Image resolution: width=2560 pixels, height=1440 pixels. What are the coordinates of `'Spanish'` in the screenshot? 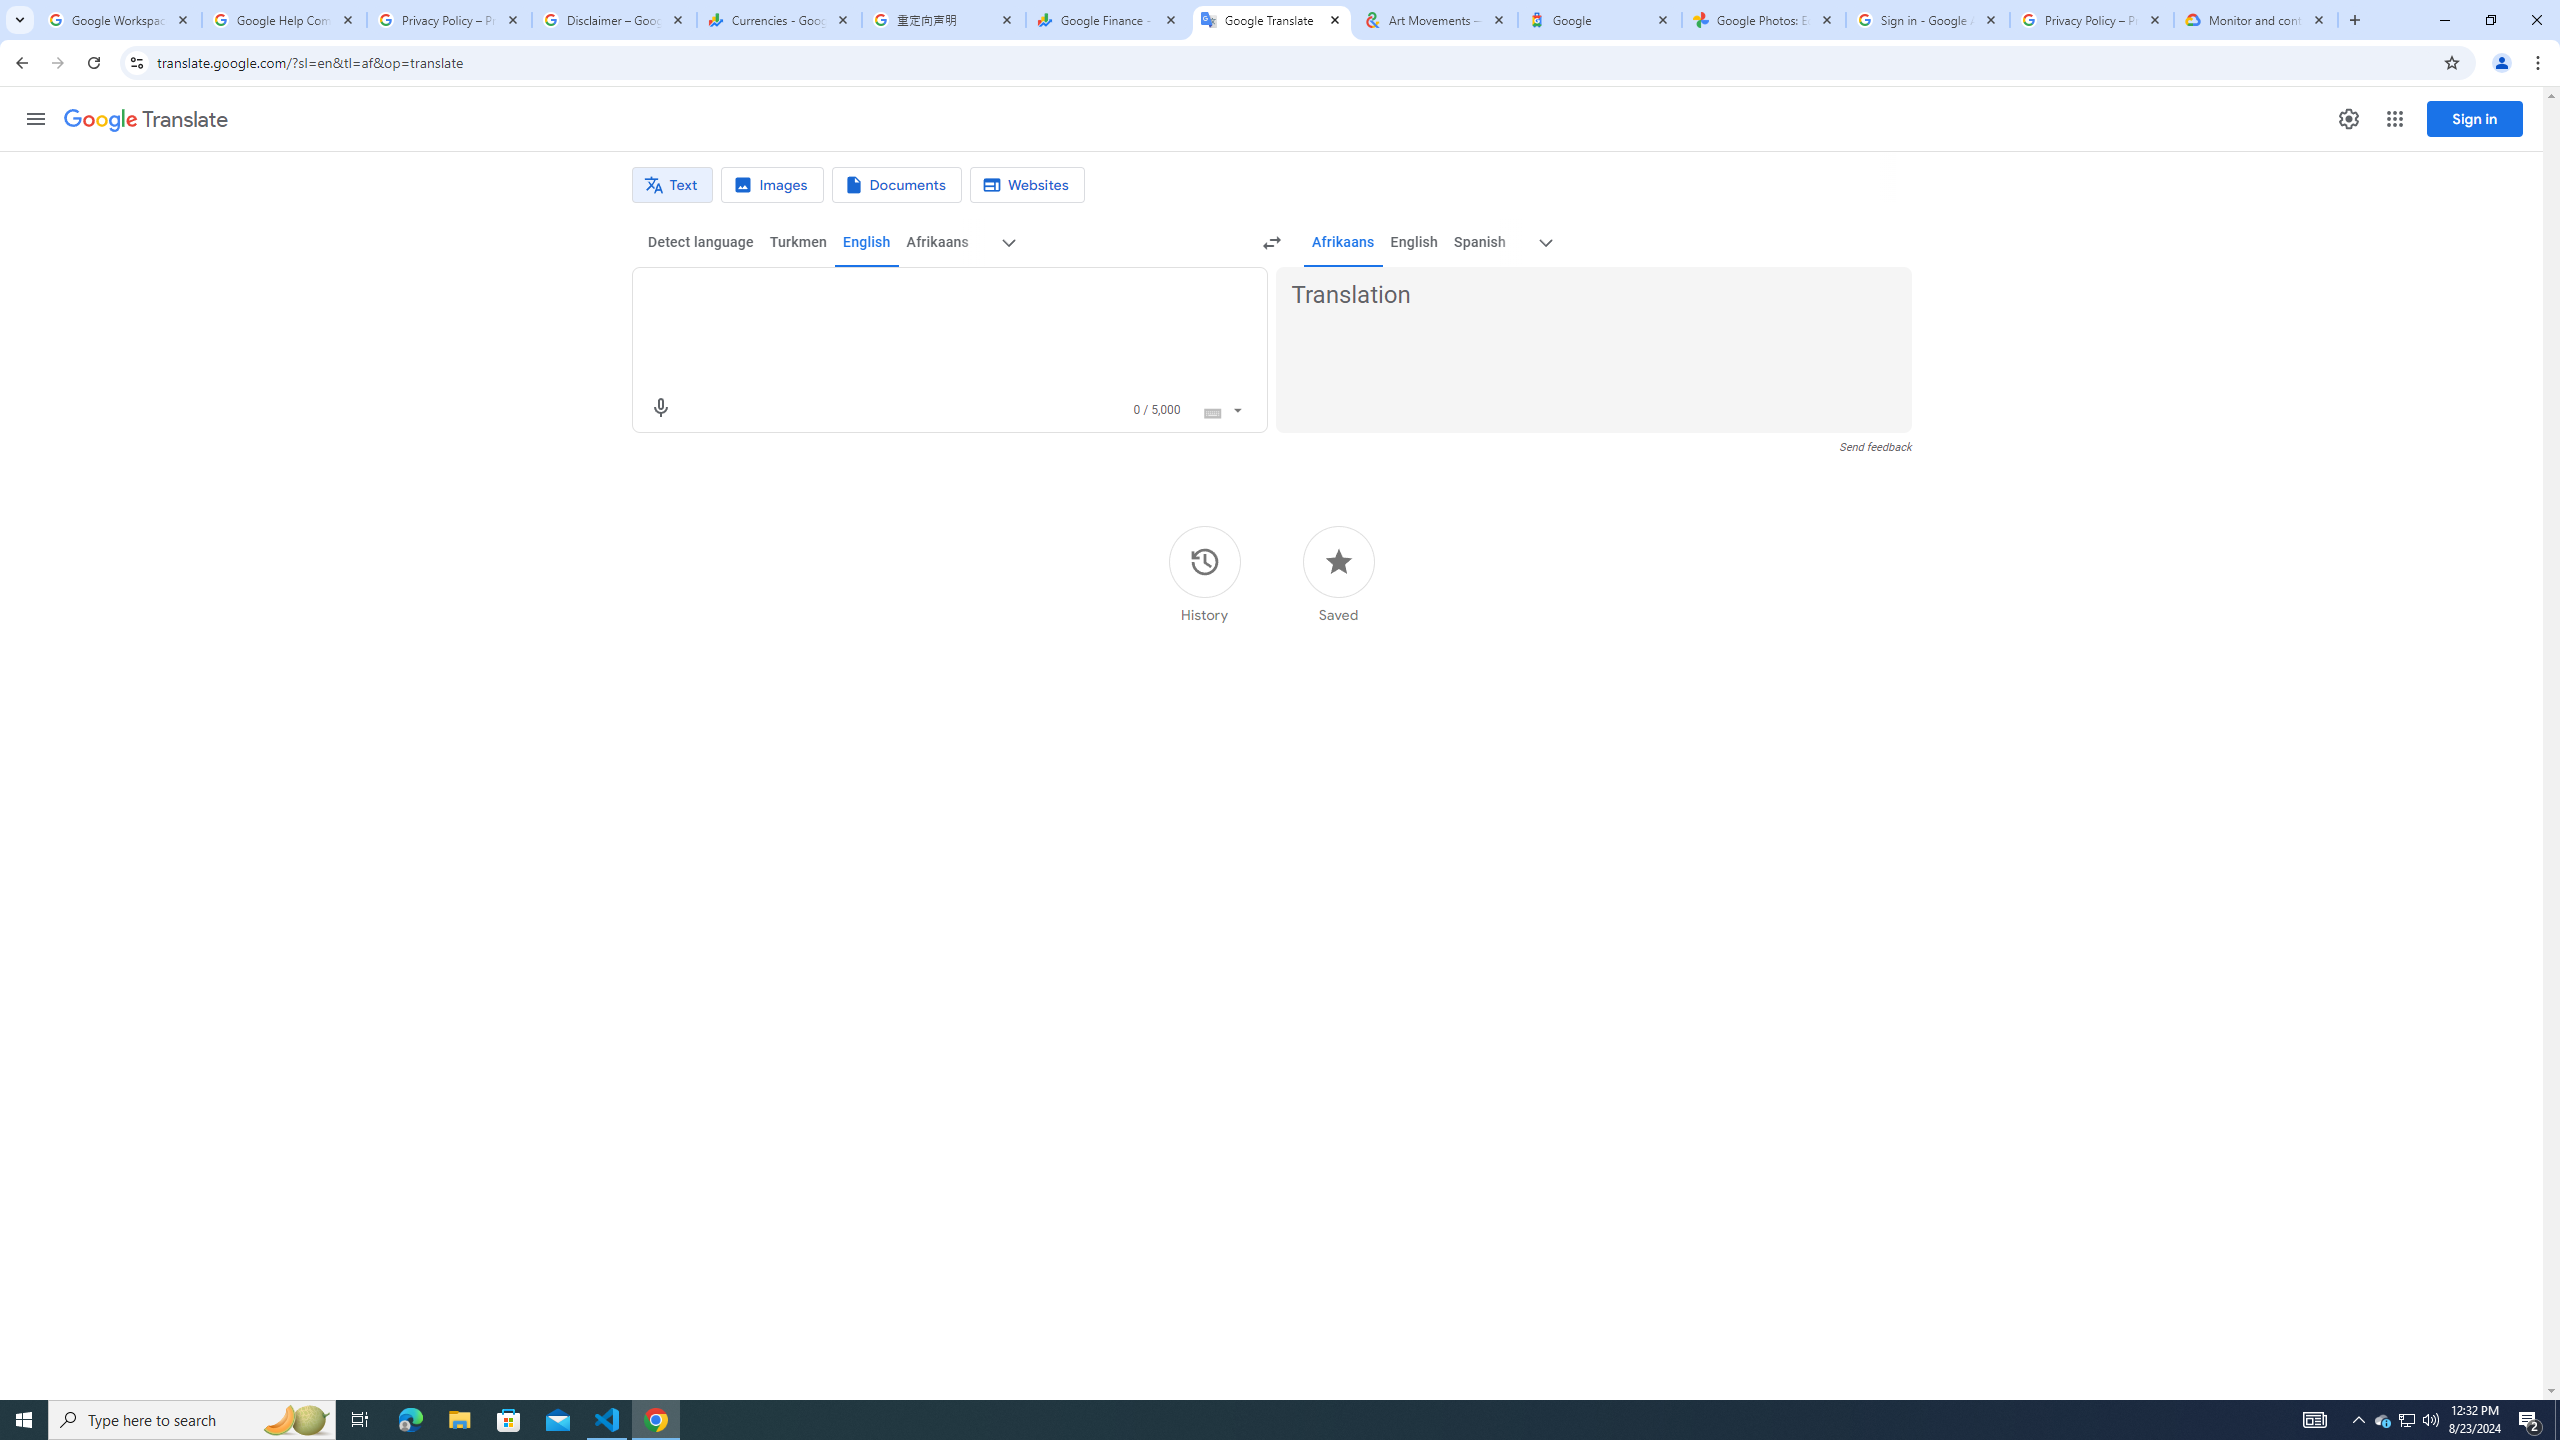 It's located at (1477, 241).